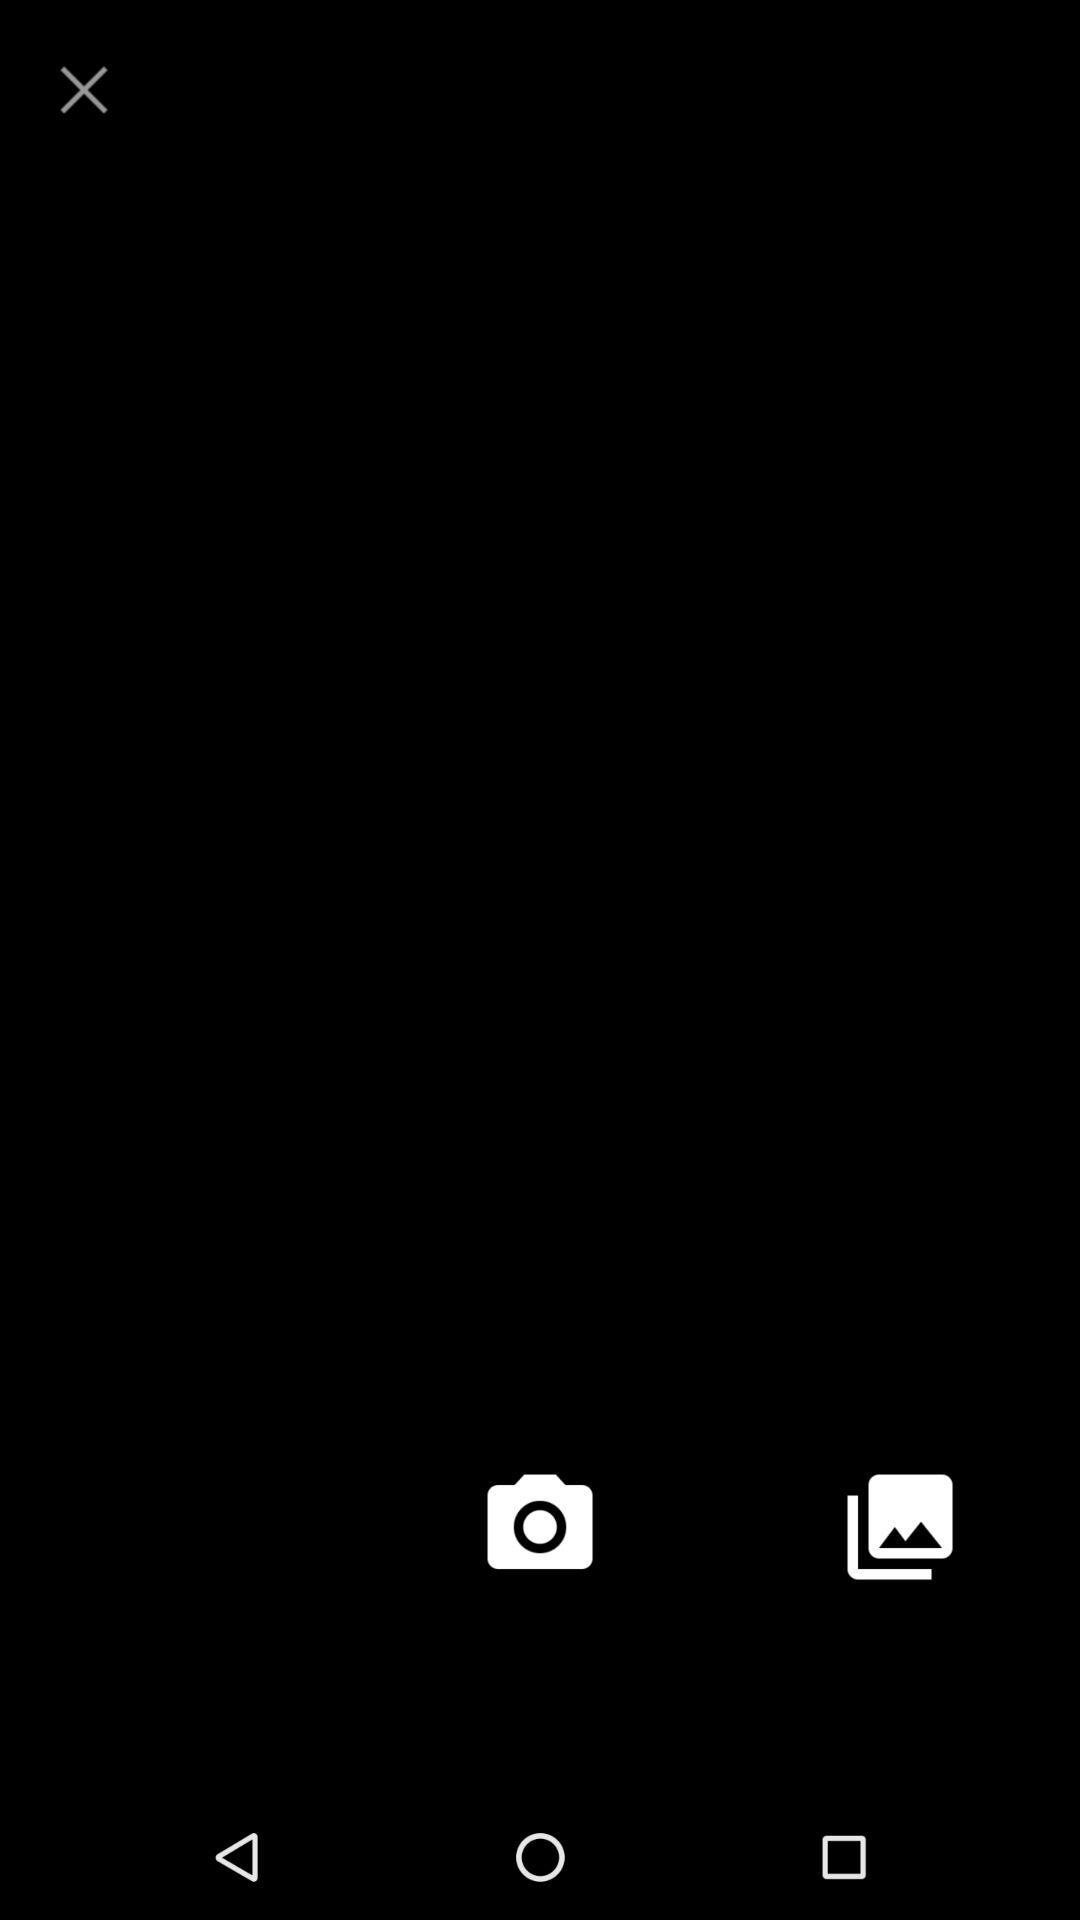  What do you see at coordinates (540, 1525) in the screenshot?
I see `take a picture` at bounding box center [540, 1525].